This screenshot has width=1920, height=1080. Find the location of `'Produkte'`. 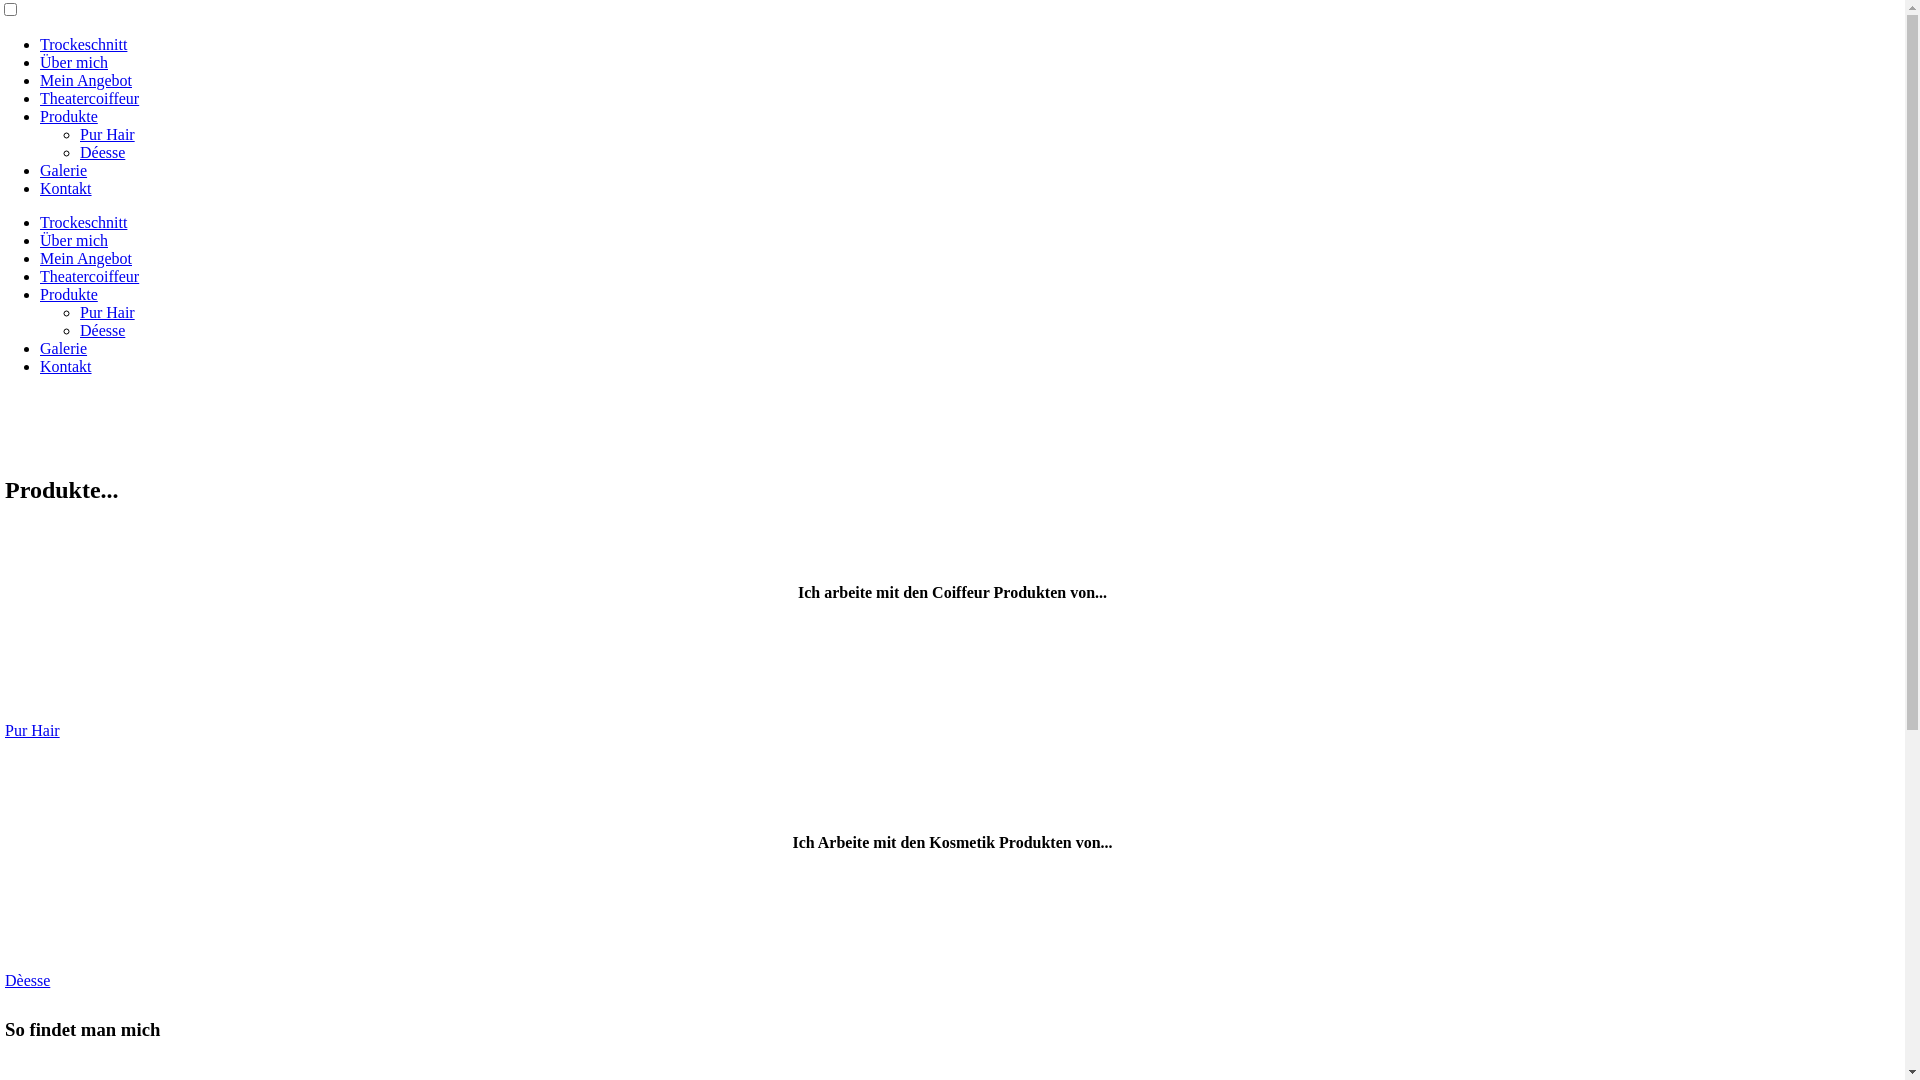

'Produkte' is located at coordinates (68, 116).